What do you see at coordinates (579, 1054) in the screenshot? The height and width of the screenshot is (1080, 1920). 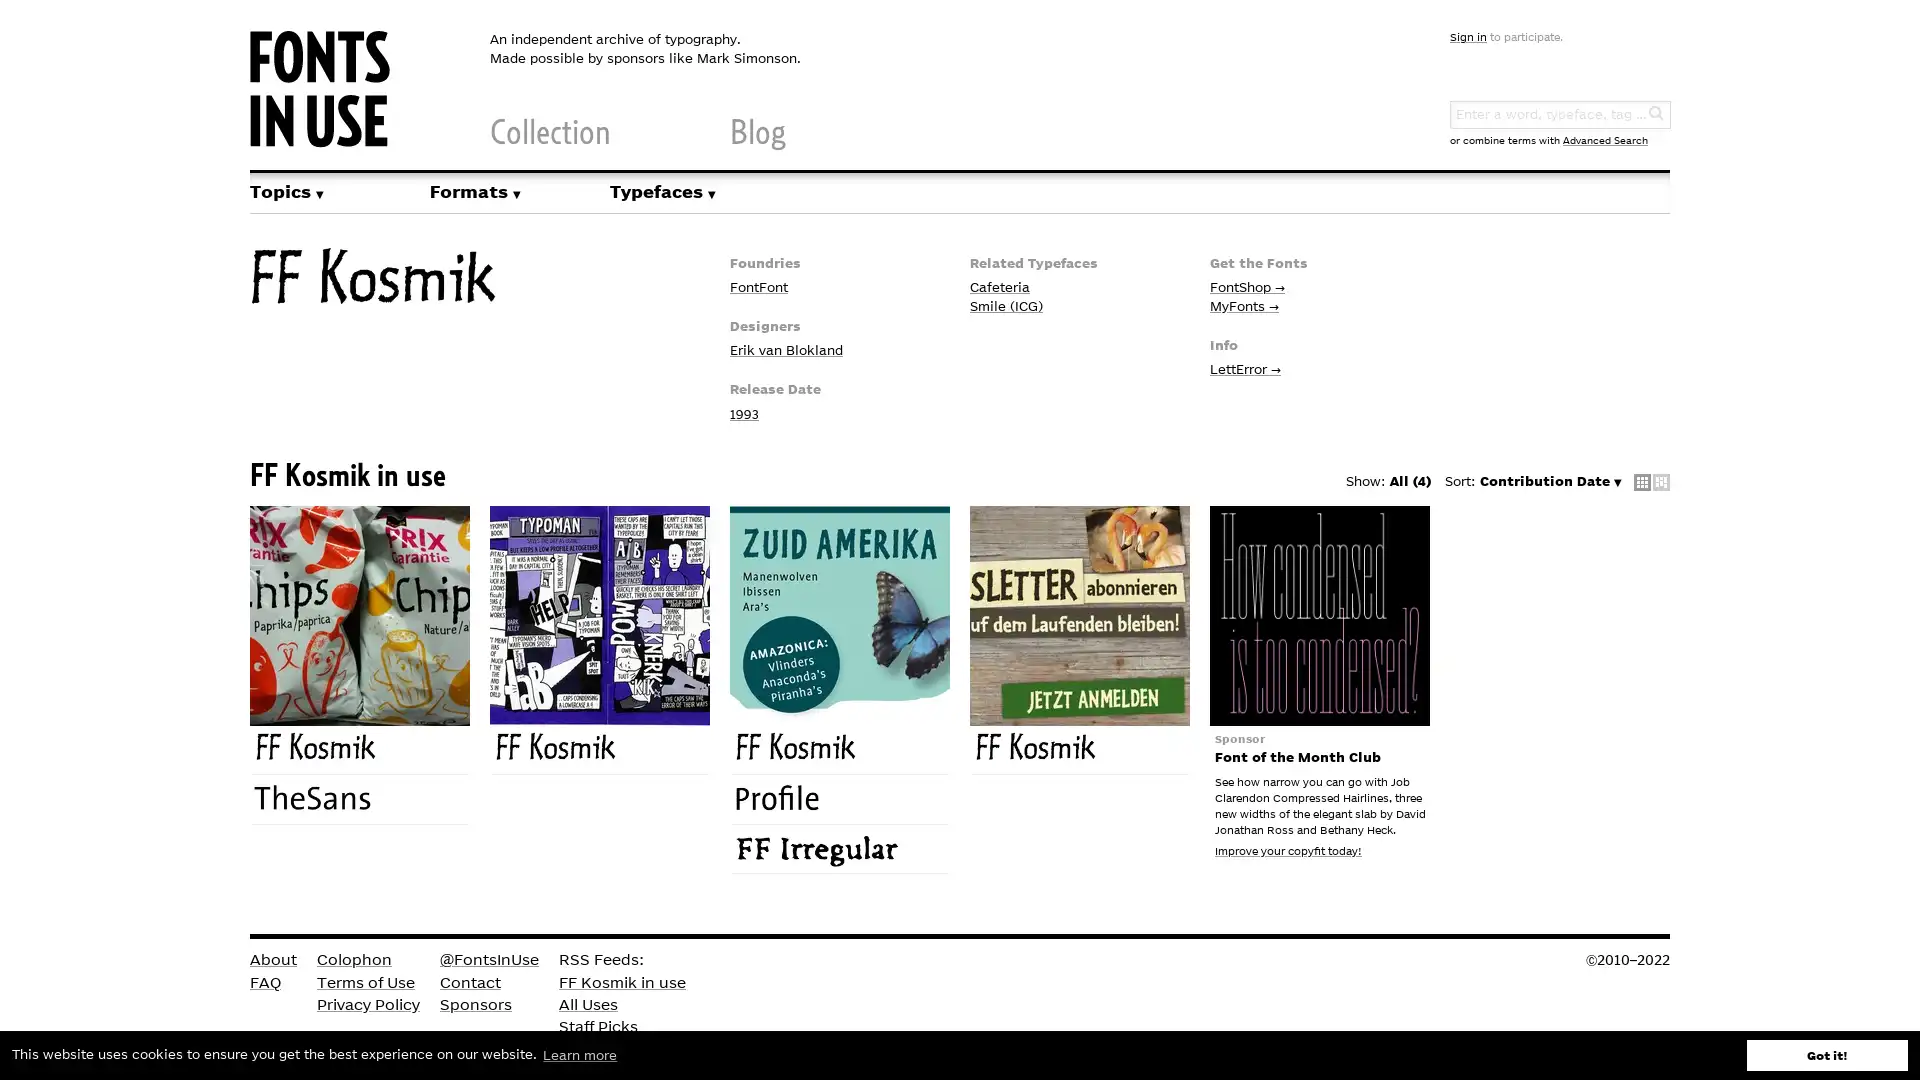 I see `learn more about cookies` at bounding box center [579, 1054].